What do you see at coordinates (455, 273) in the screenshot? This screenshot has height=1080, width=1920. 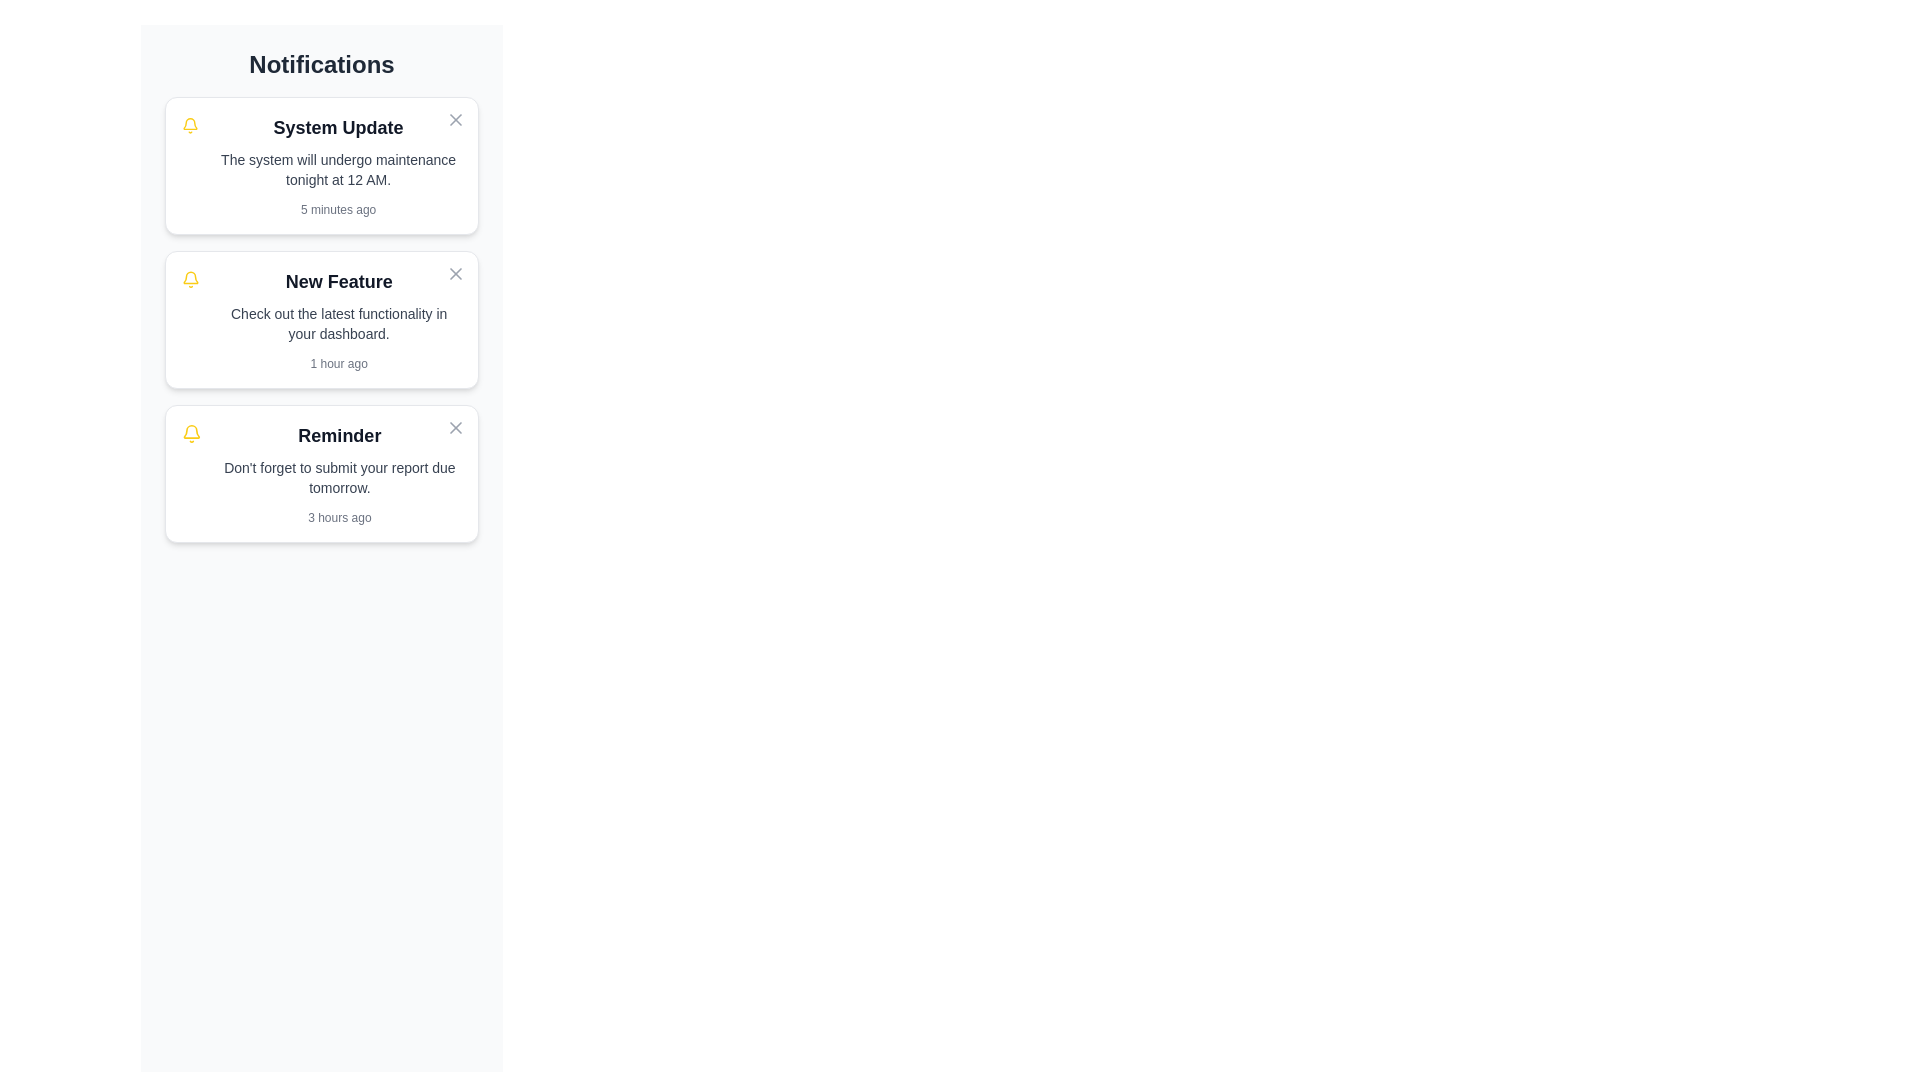 I see `the small vector graphic line element that is part of the cross icon` at bounding box center [455, 273].